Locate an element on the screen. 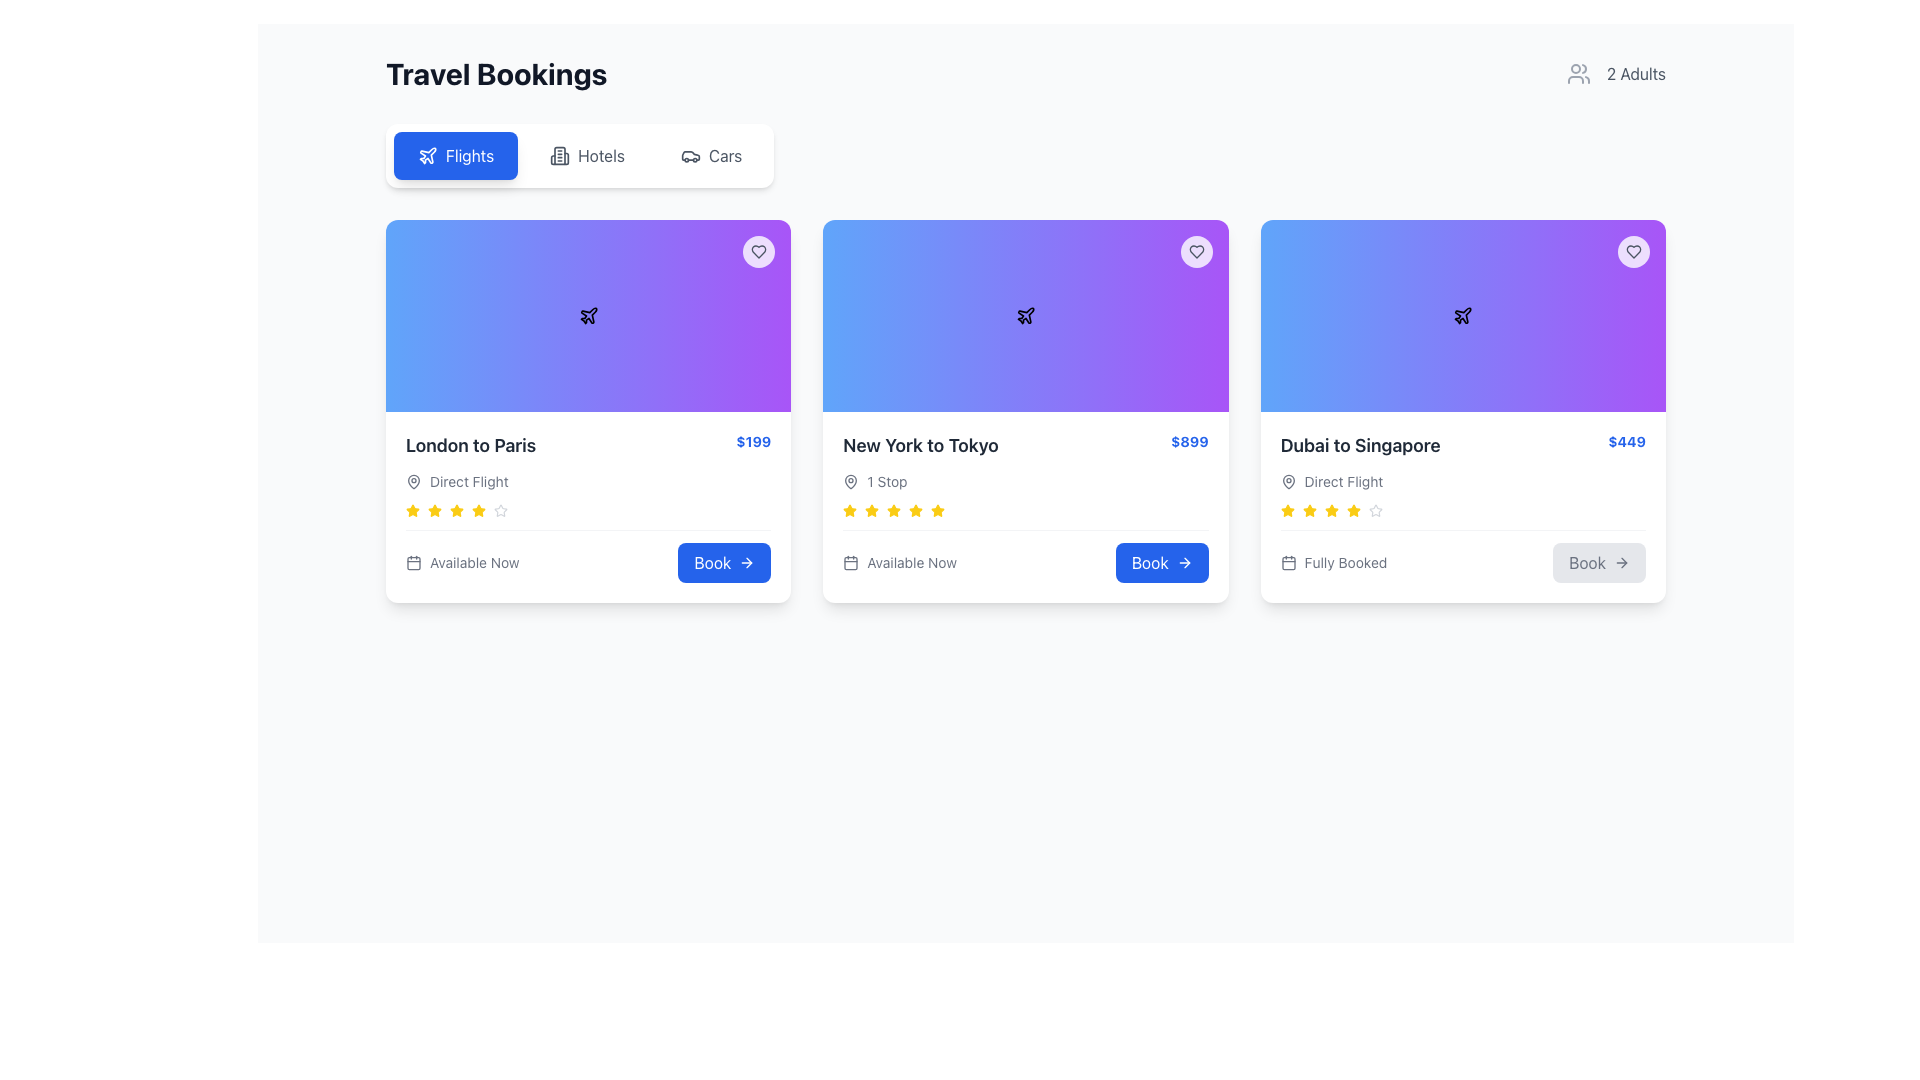  the right-pointing arrow icon within the 'Book' button on the travel card for the trip from 'Dubai to Singapore' is located at coordinates (1622, 563).